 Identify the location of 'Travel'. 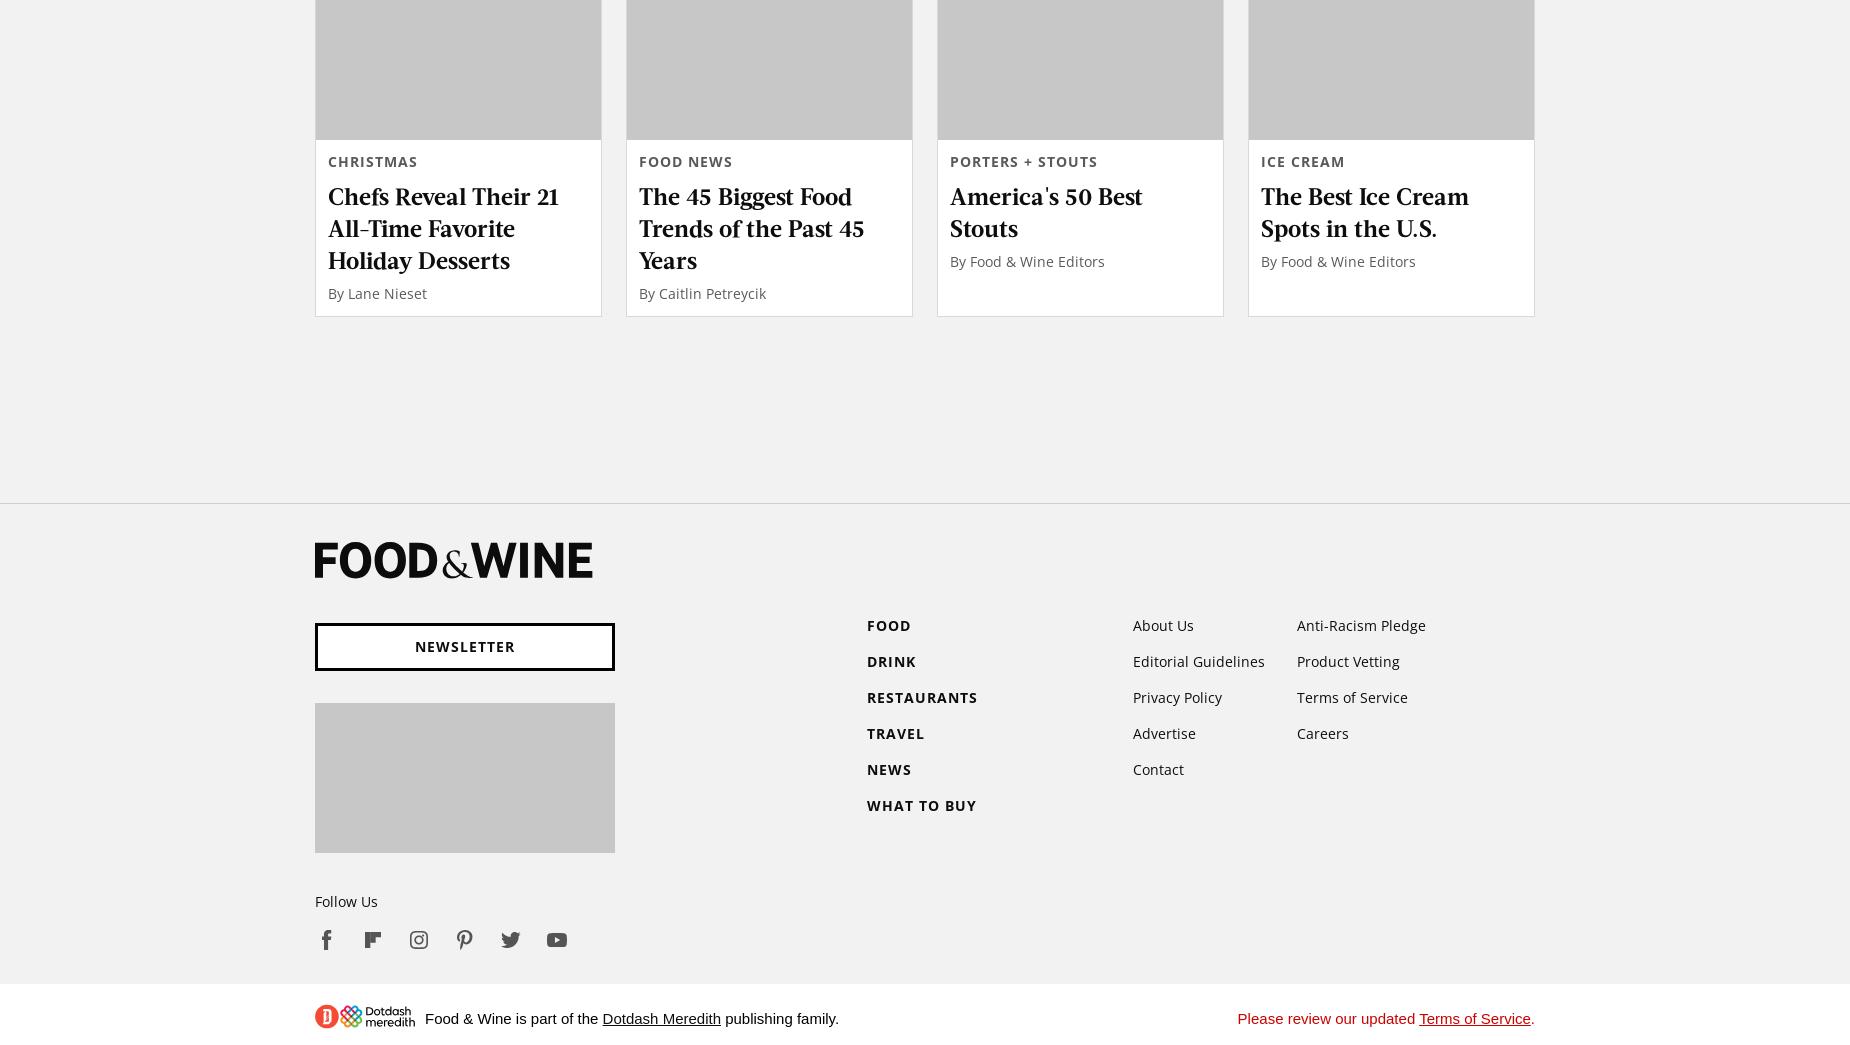
(895, 731).